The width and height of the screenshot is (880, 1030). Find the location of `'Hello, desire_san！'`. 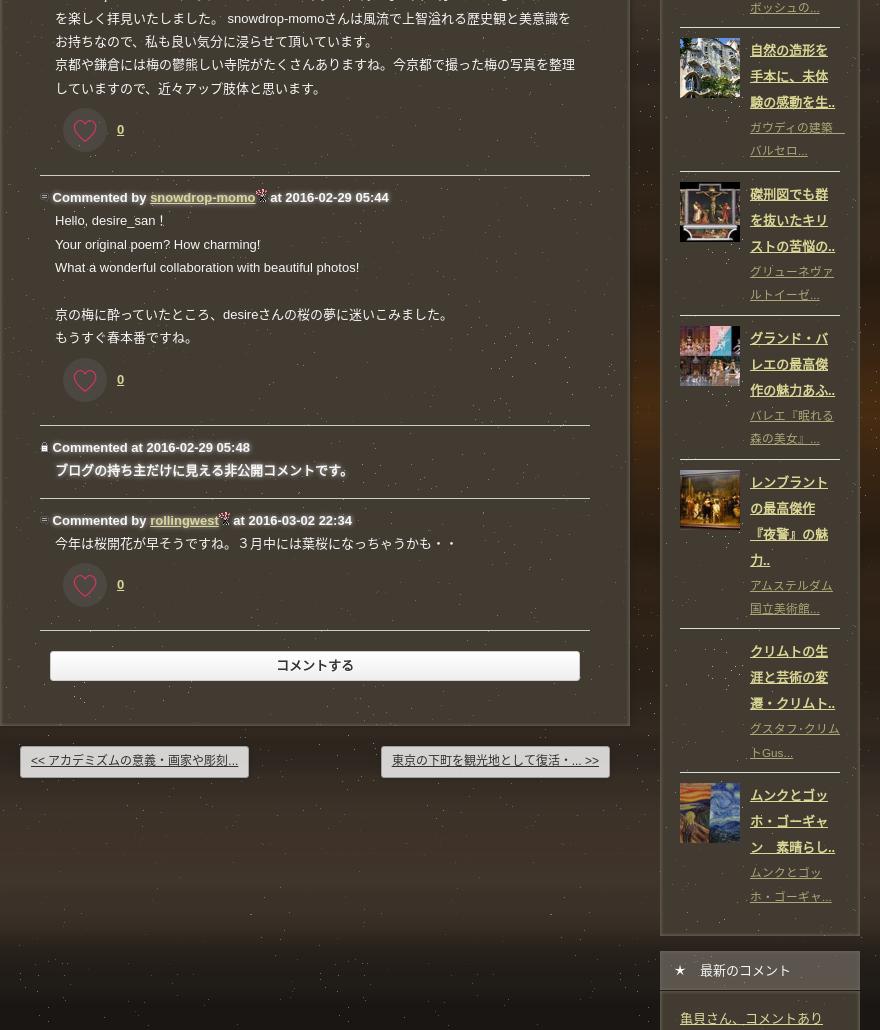

'Hello, desire_san！' is located at coordinates (111, 220).